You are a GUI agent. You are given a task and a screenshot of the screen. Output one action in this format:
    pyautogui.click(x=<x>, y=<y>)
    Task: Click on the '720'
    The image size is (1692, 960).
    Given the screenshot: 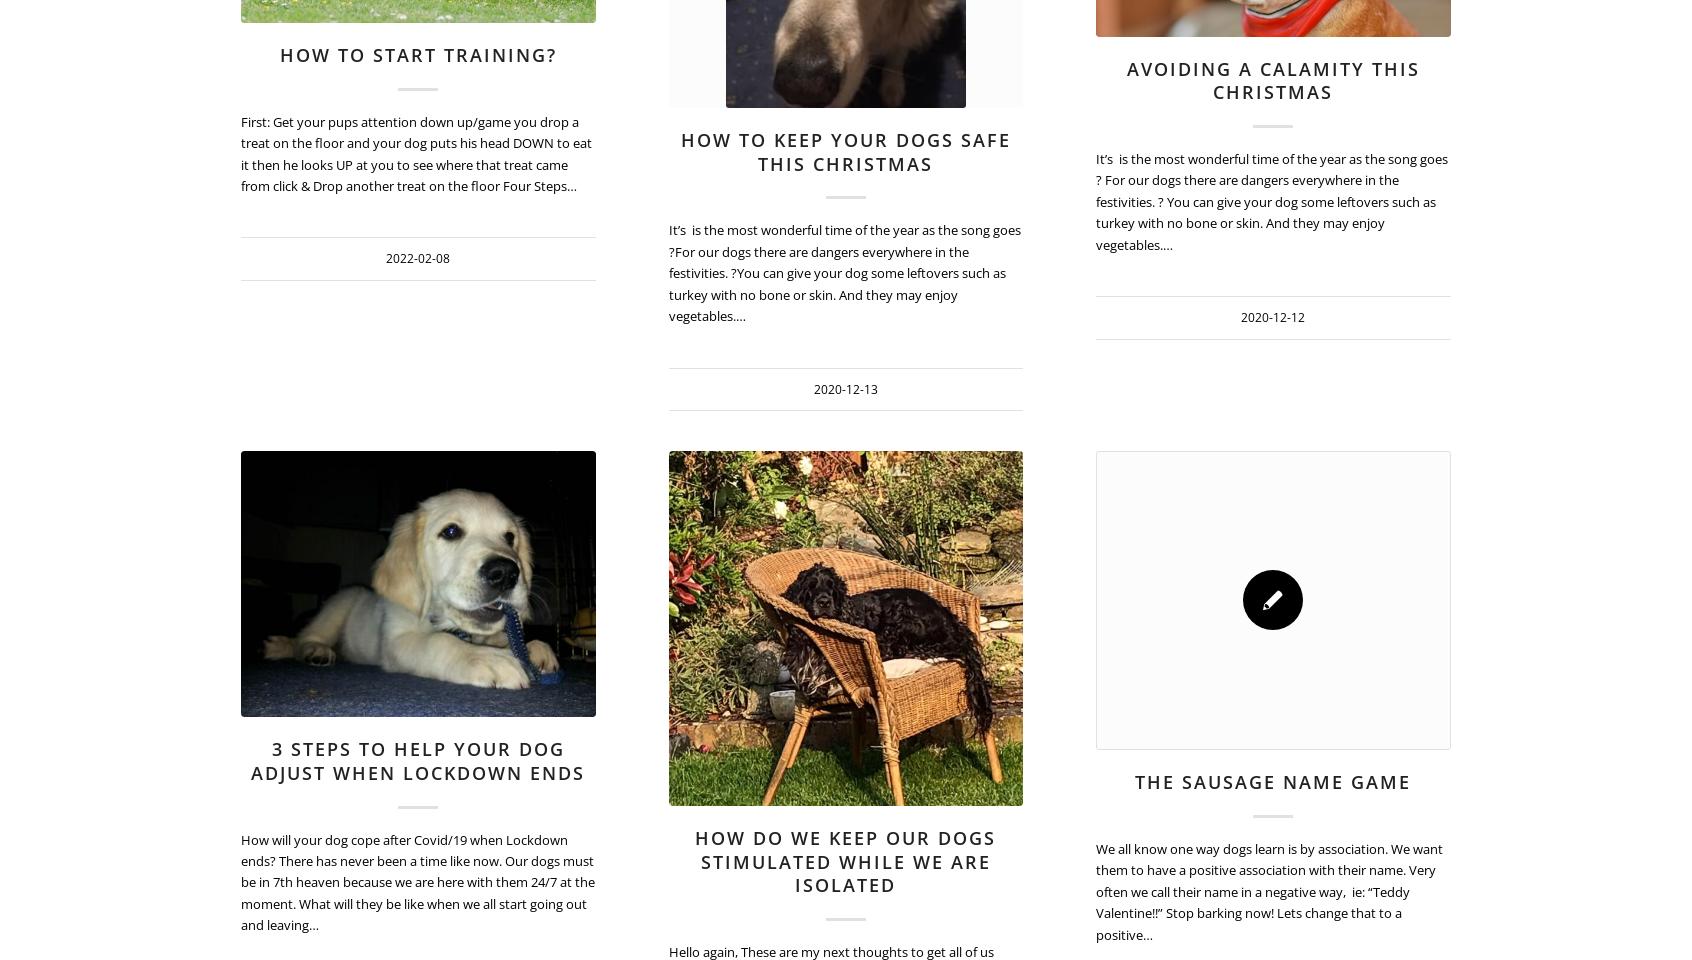 What is the action you would take?
    pyautogui.click(x=604, y=502)
    